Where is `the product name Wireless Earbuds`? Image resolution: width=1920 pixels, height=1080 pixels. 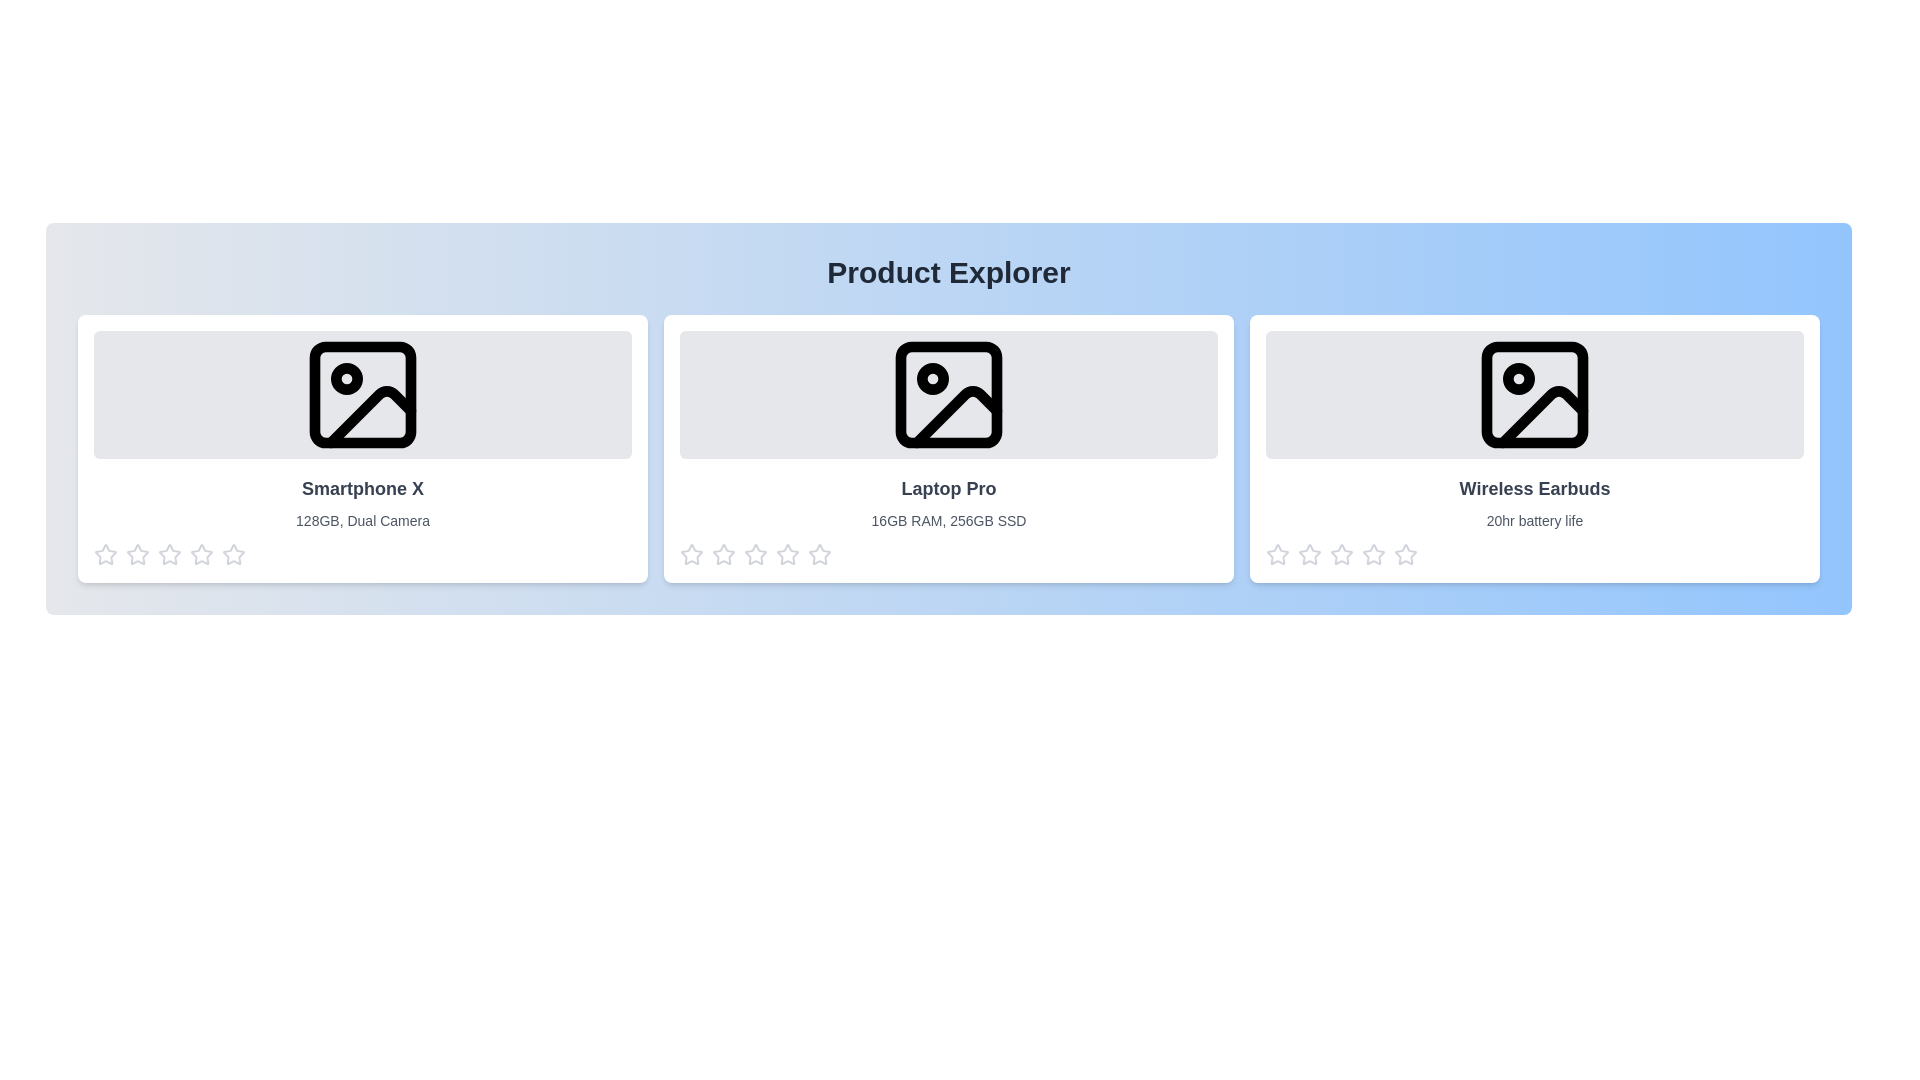
the product name Wireless Earbuds is located at coordinates (1534, 489).